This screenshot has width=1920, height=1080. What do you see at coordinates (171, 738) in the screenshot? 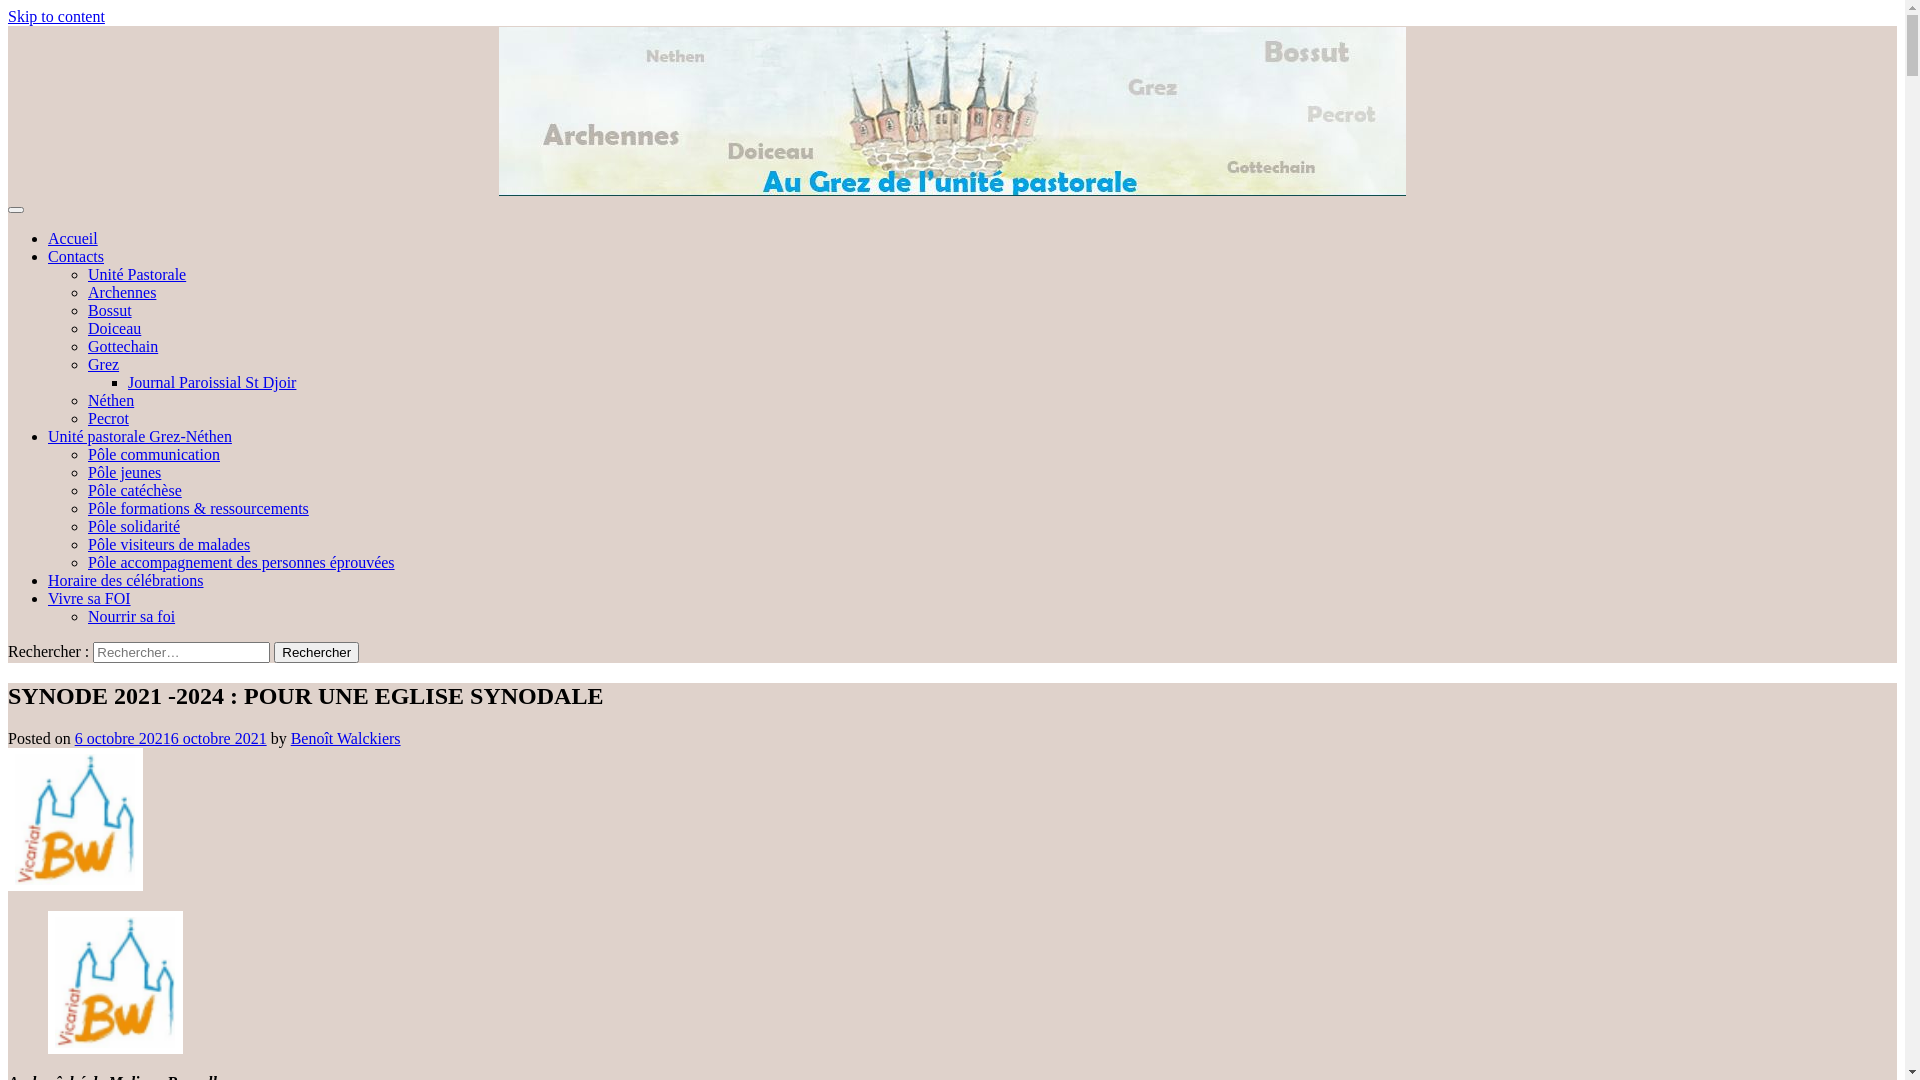
I see `'6 octobre 20216 octobre 2021'` at bounding box center [171, 738].